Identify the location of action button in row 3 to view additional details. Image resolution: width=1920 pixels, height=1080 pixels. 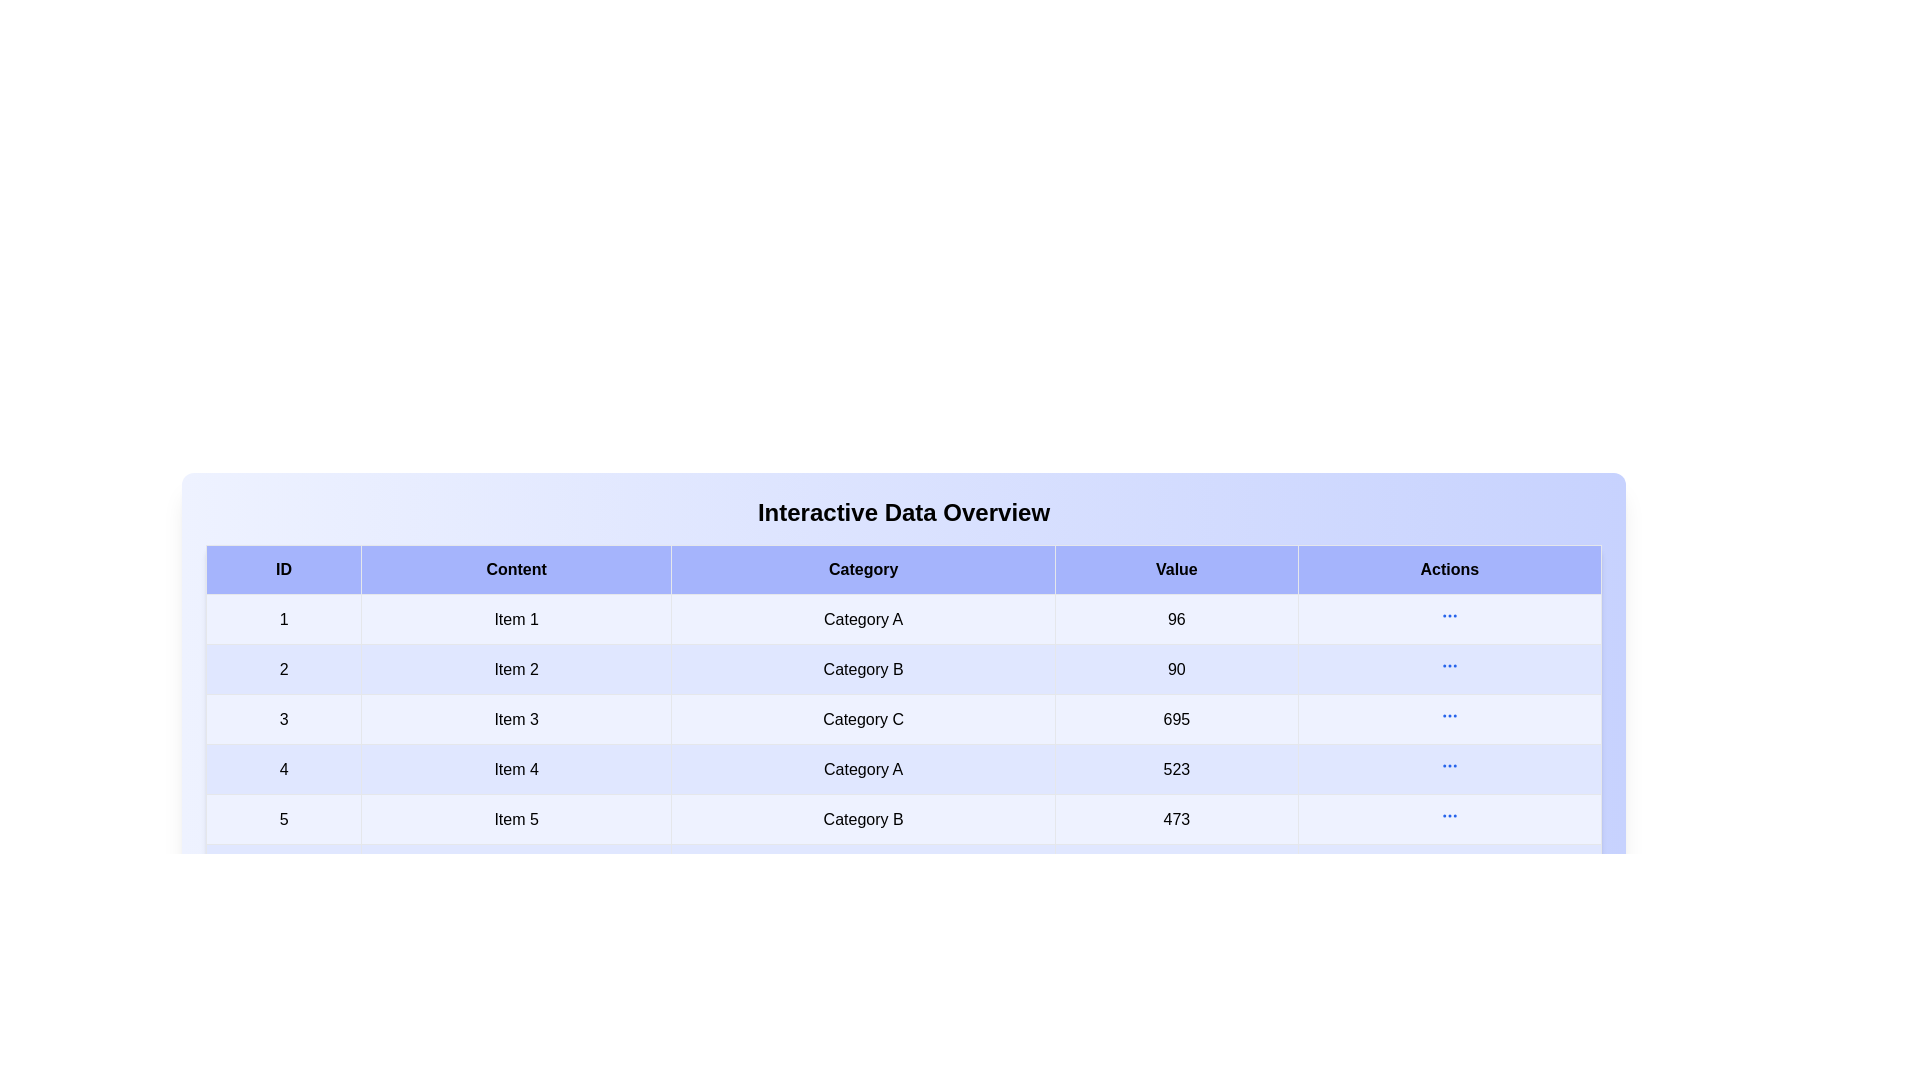
(1449, 715).